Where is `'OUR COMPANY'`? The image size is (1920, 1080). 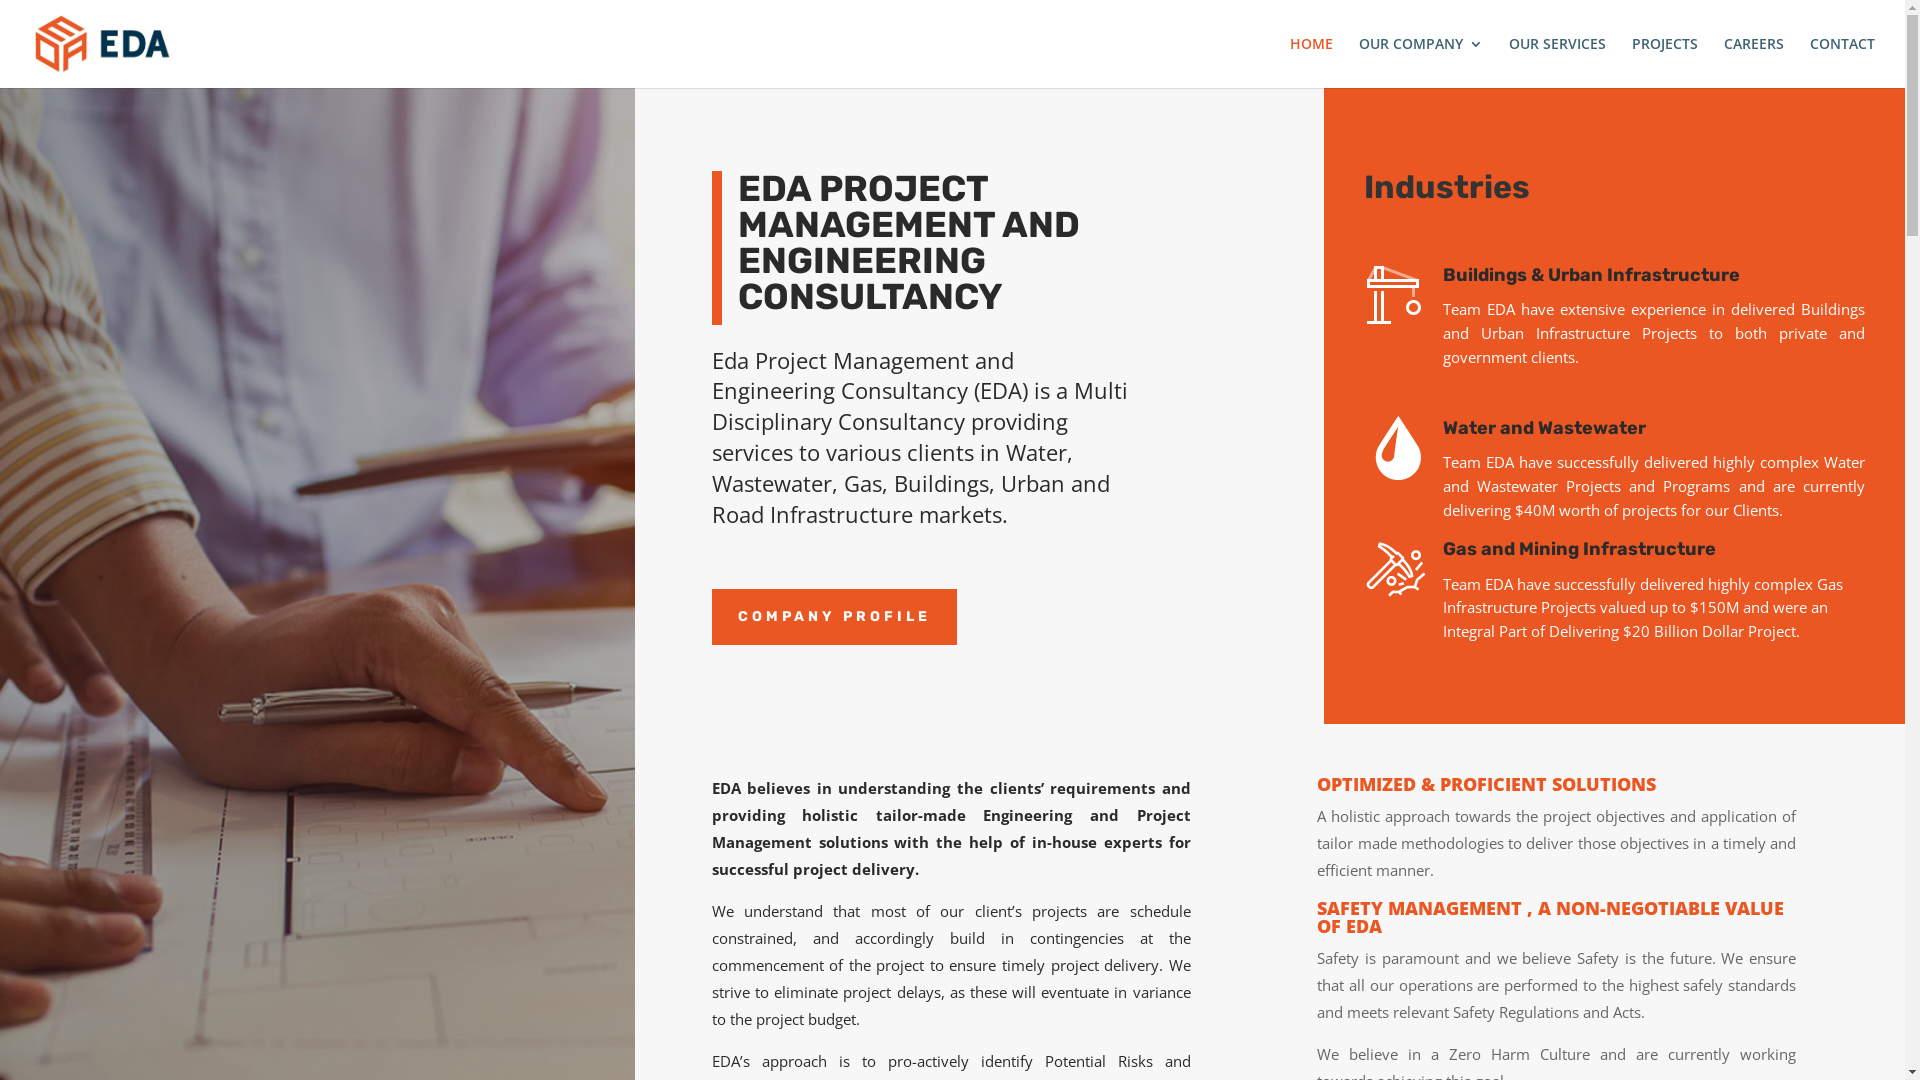
'OUR COMPANY' is located at coordinates (1358, 61).